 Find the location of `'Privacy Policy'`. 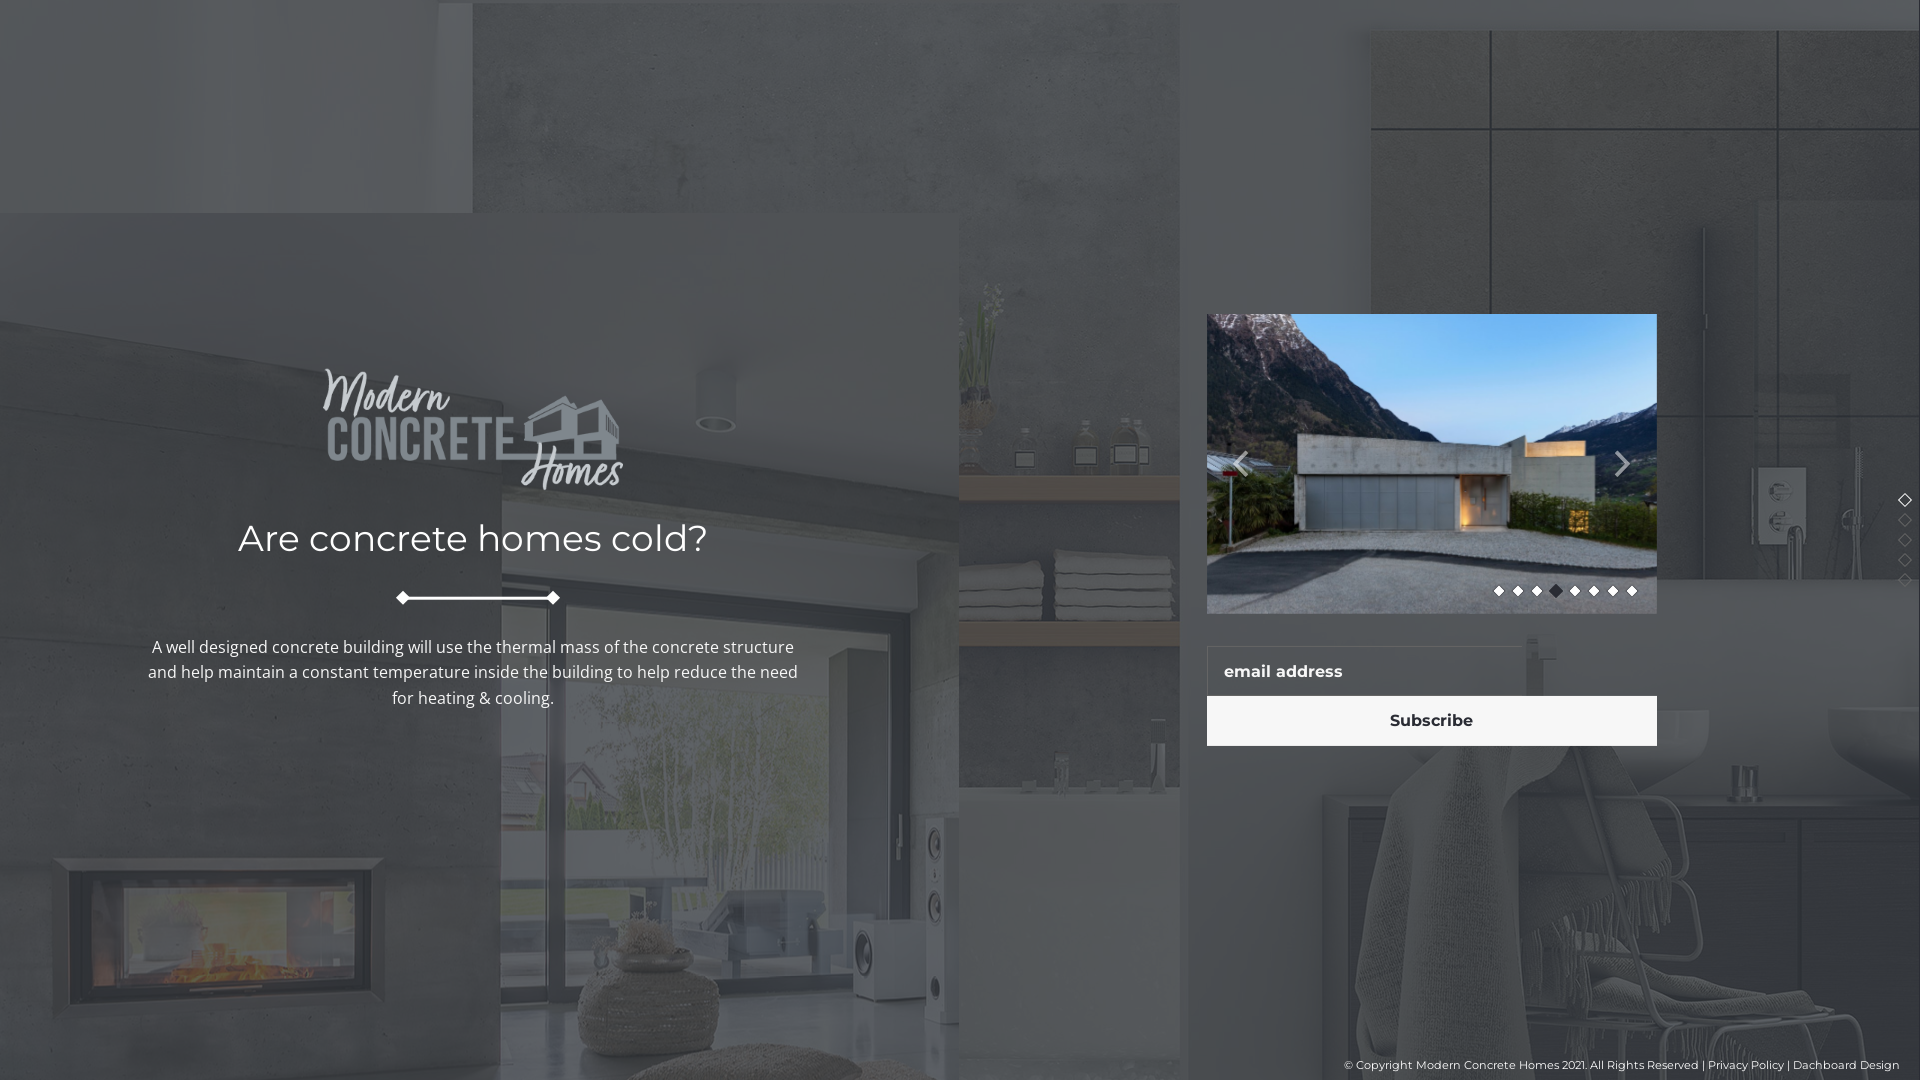

'Privacy Policy' is located at coordinates (1745, 1063).